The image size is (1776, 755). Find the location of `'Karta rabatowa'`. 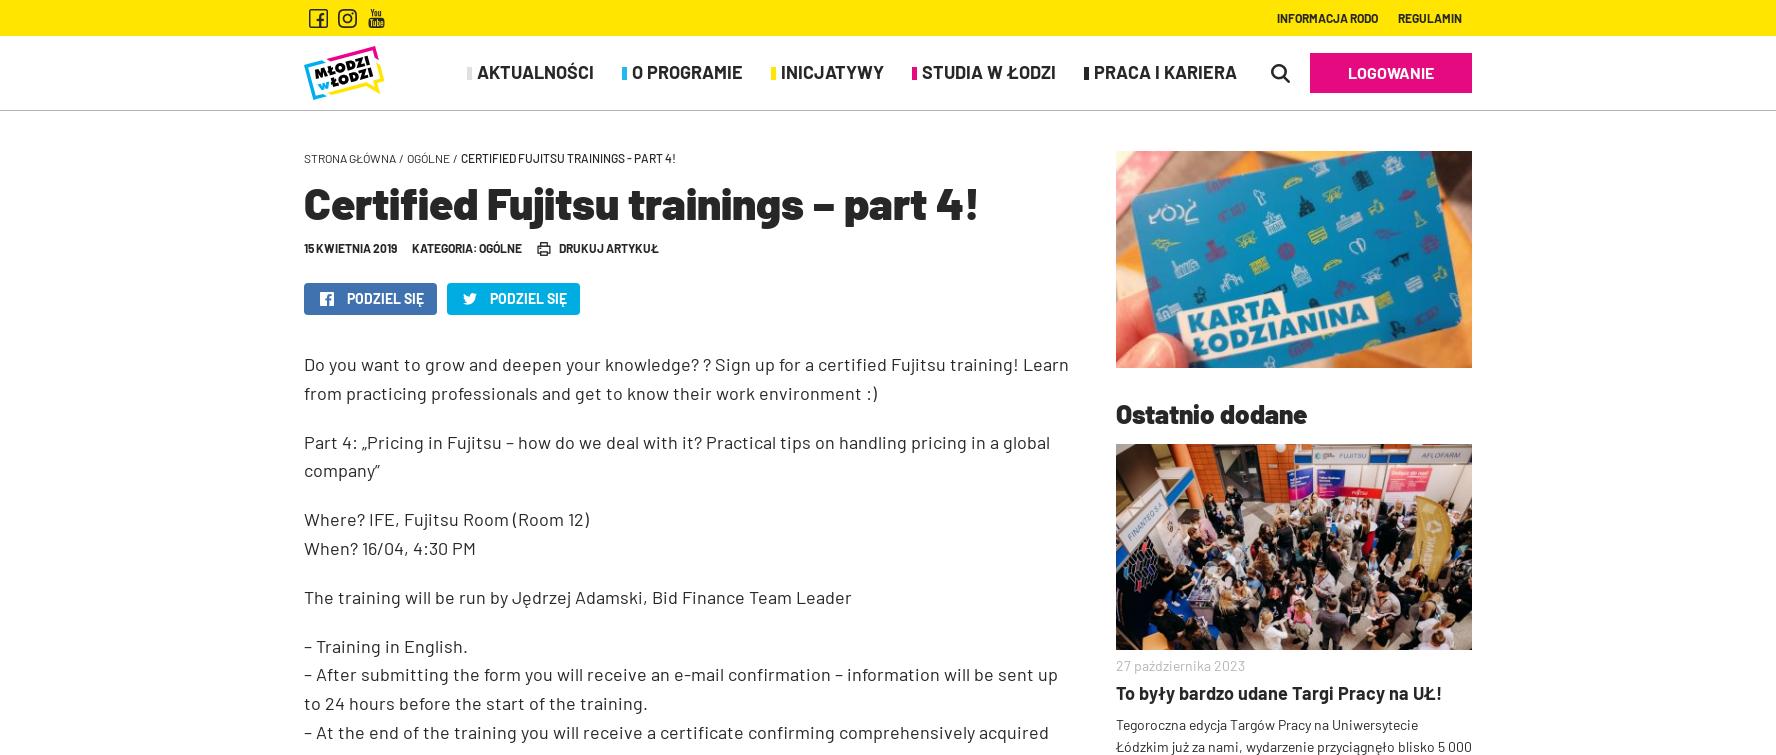

'Karta rabatowa' is located at coordinates (361, 181).